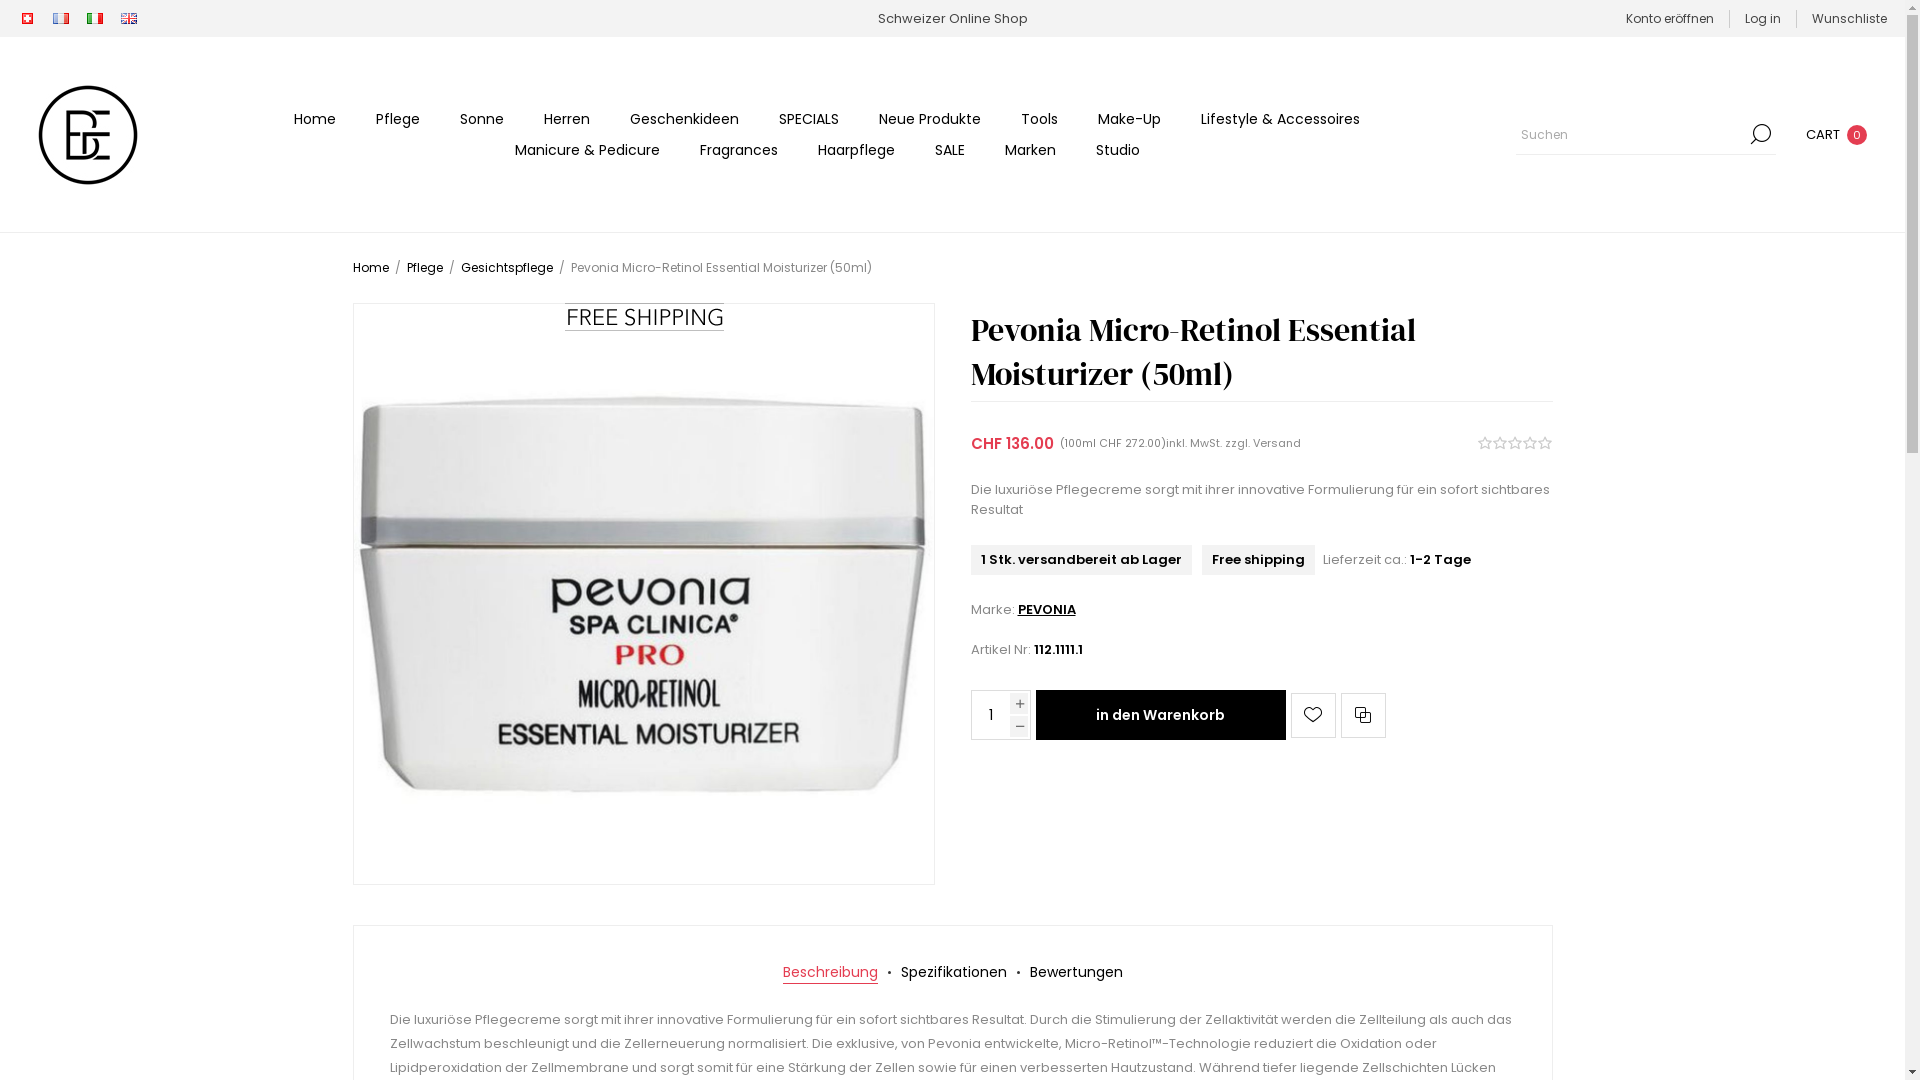 This screenshot has height=1080, width=1920. I want to click on 'Bewertungen', so click(1075, 971).